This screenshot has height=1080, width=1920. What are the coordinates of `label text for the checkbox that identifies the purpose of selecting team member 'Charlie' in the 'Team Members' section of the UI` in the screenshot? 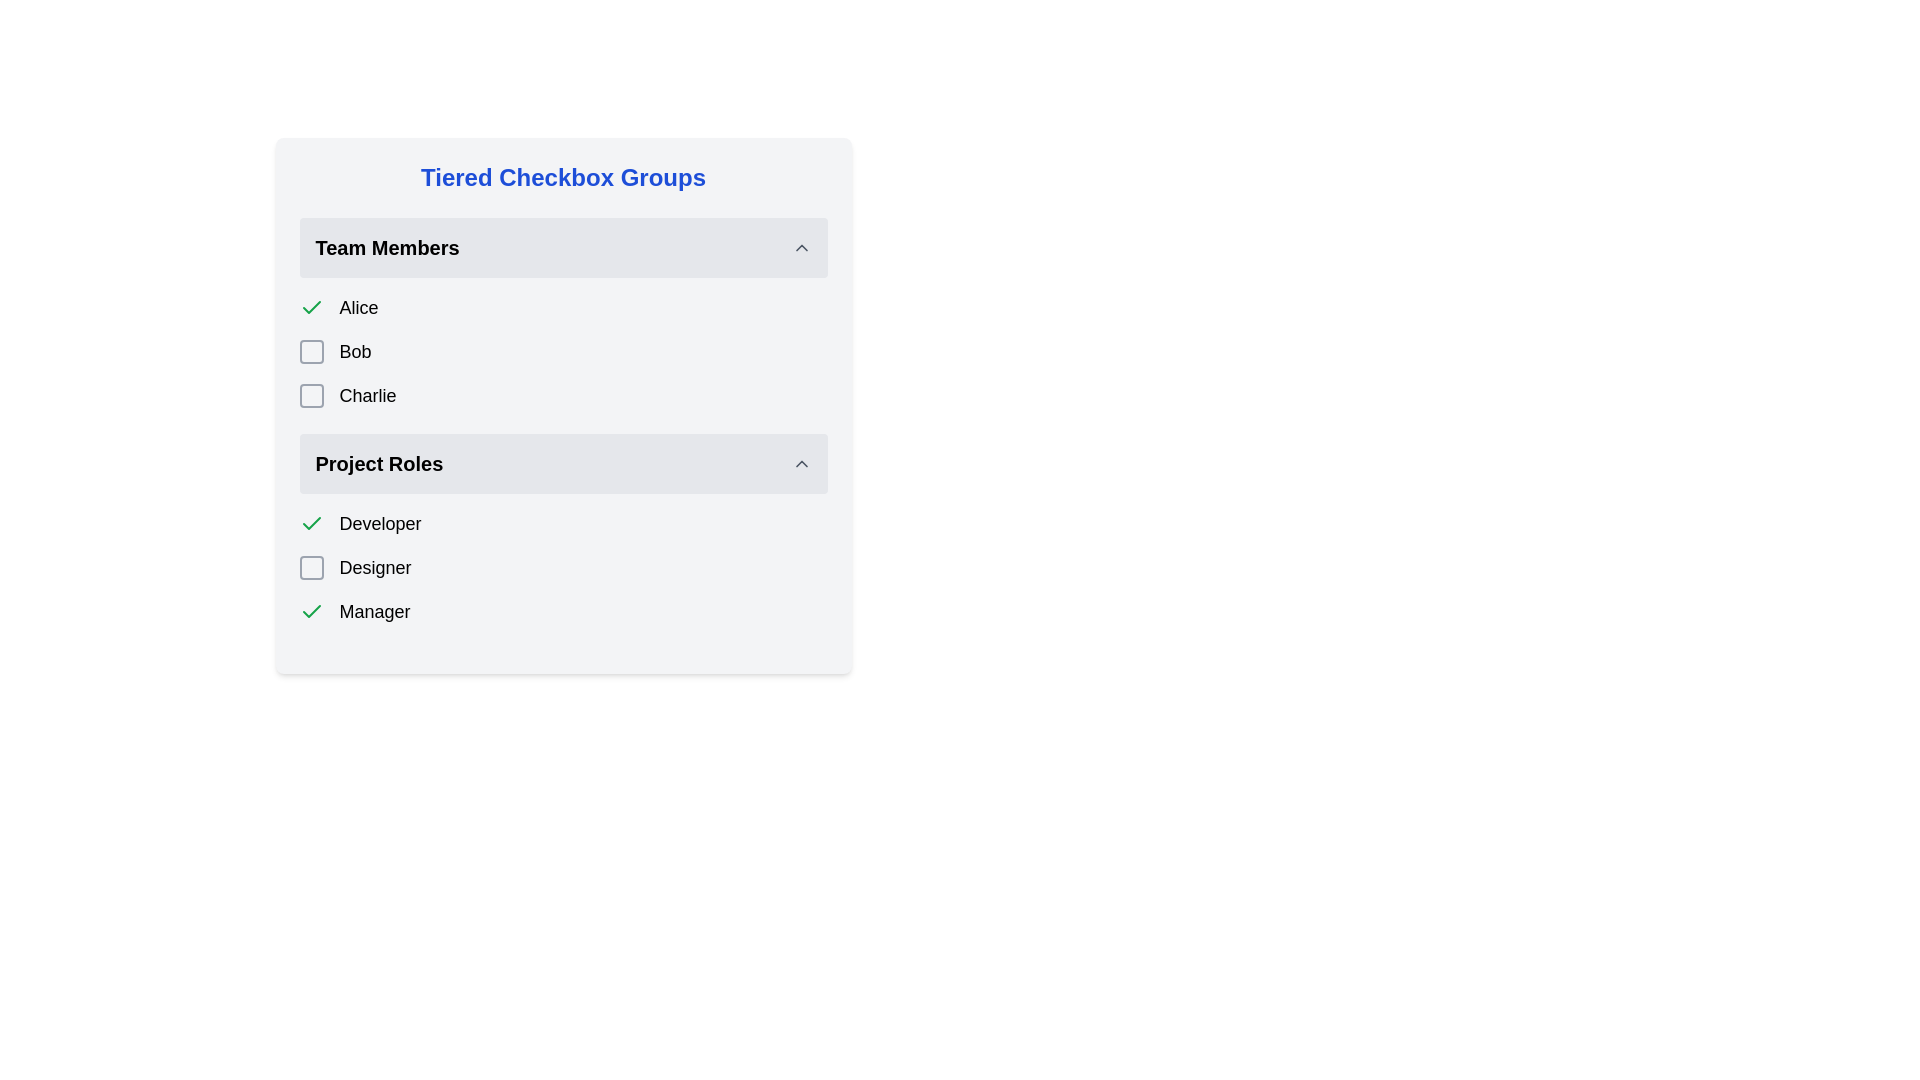 It's located at (368, 396).